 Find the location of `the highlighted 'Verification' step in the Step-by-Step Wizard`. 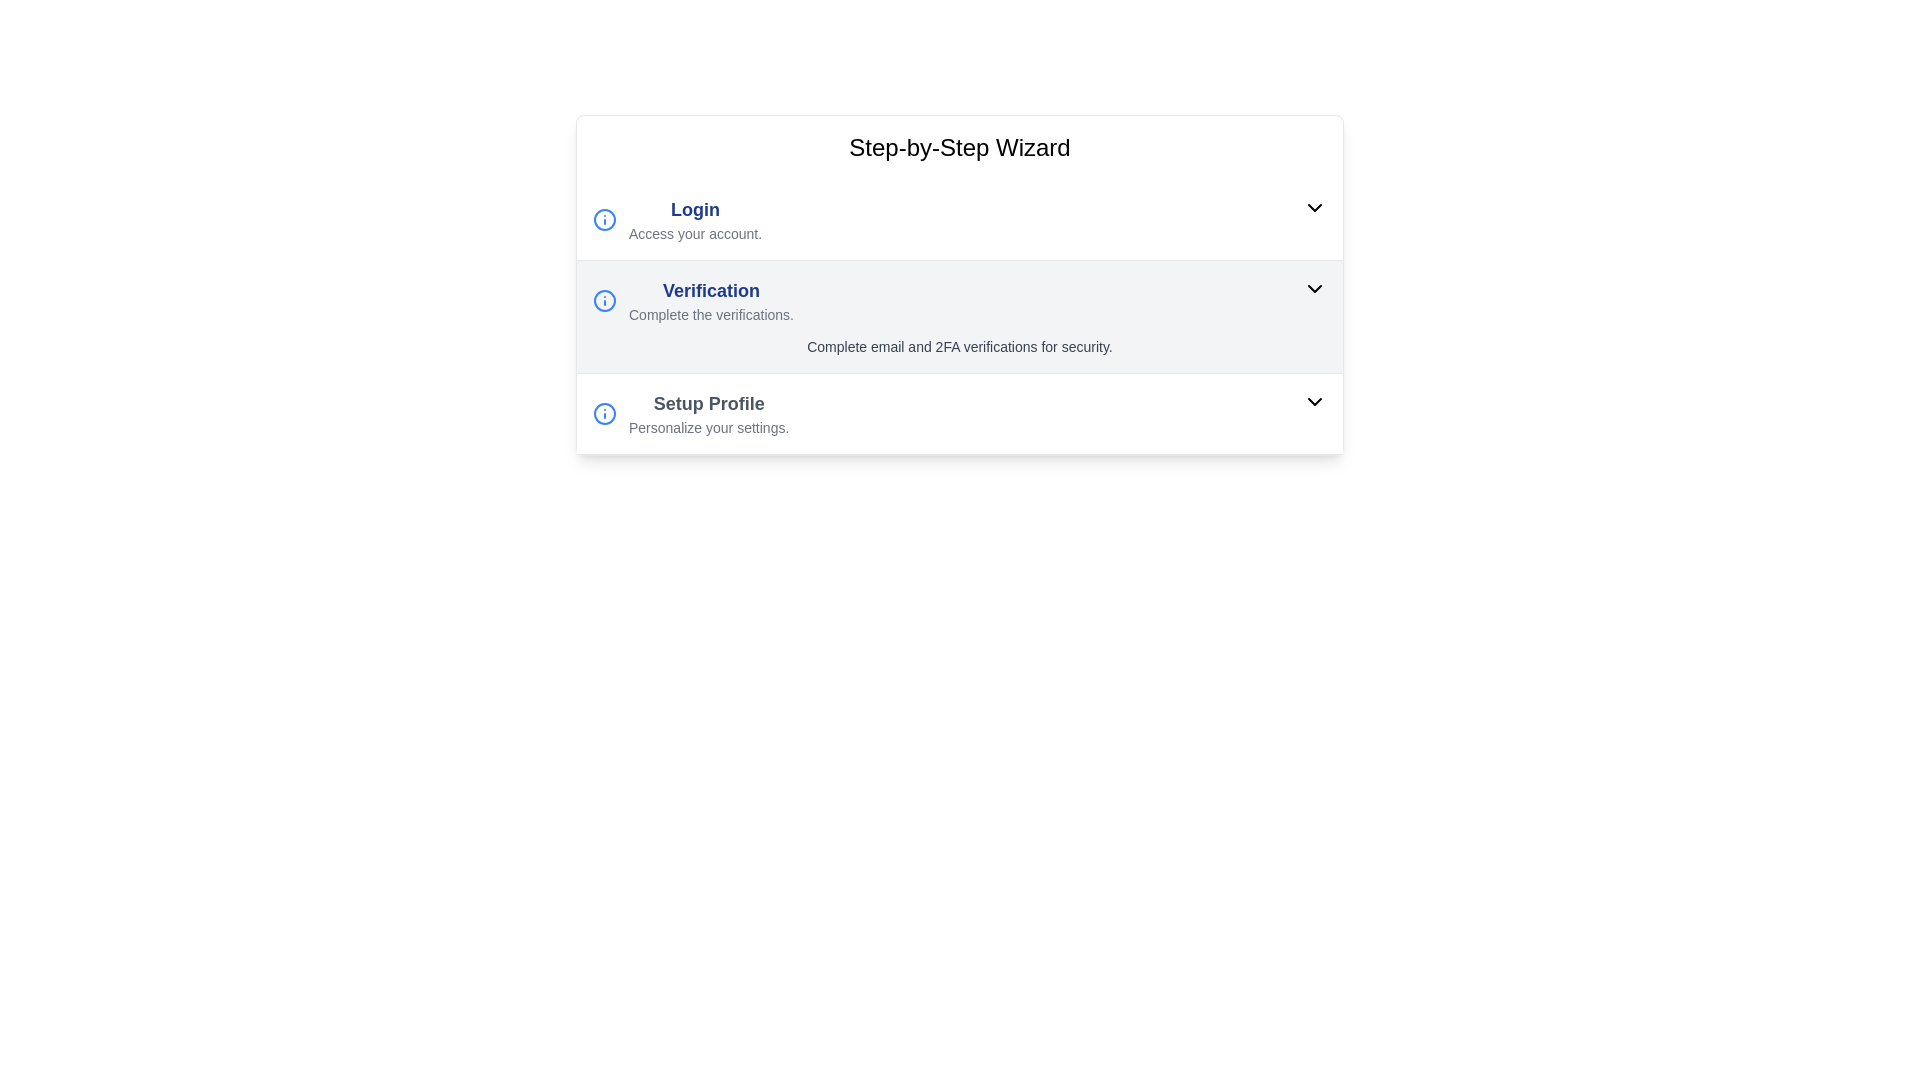

the highlighted 'Verification' step in the Step-by-Step Wizard is located at coordinates (960, 285).